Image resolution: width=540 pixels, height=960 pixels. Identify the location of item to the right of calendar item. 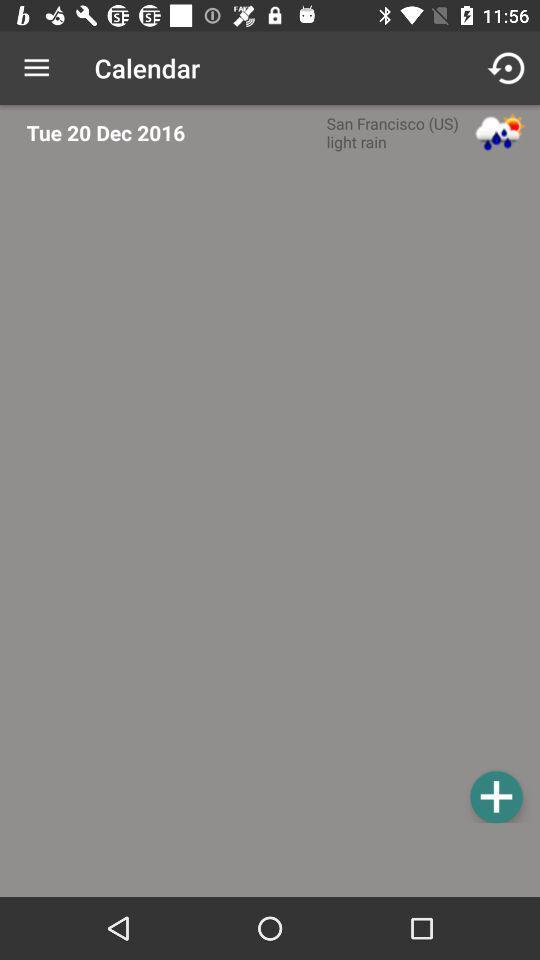
(508, 68).